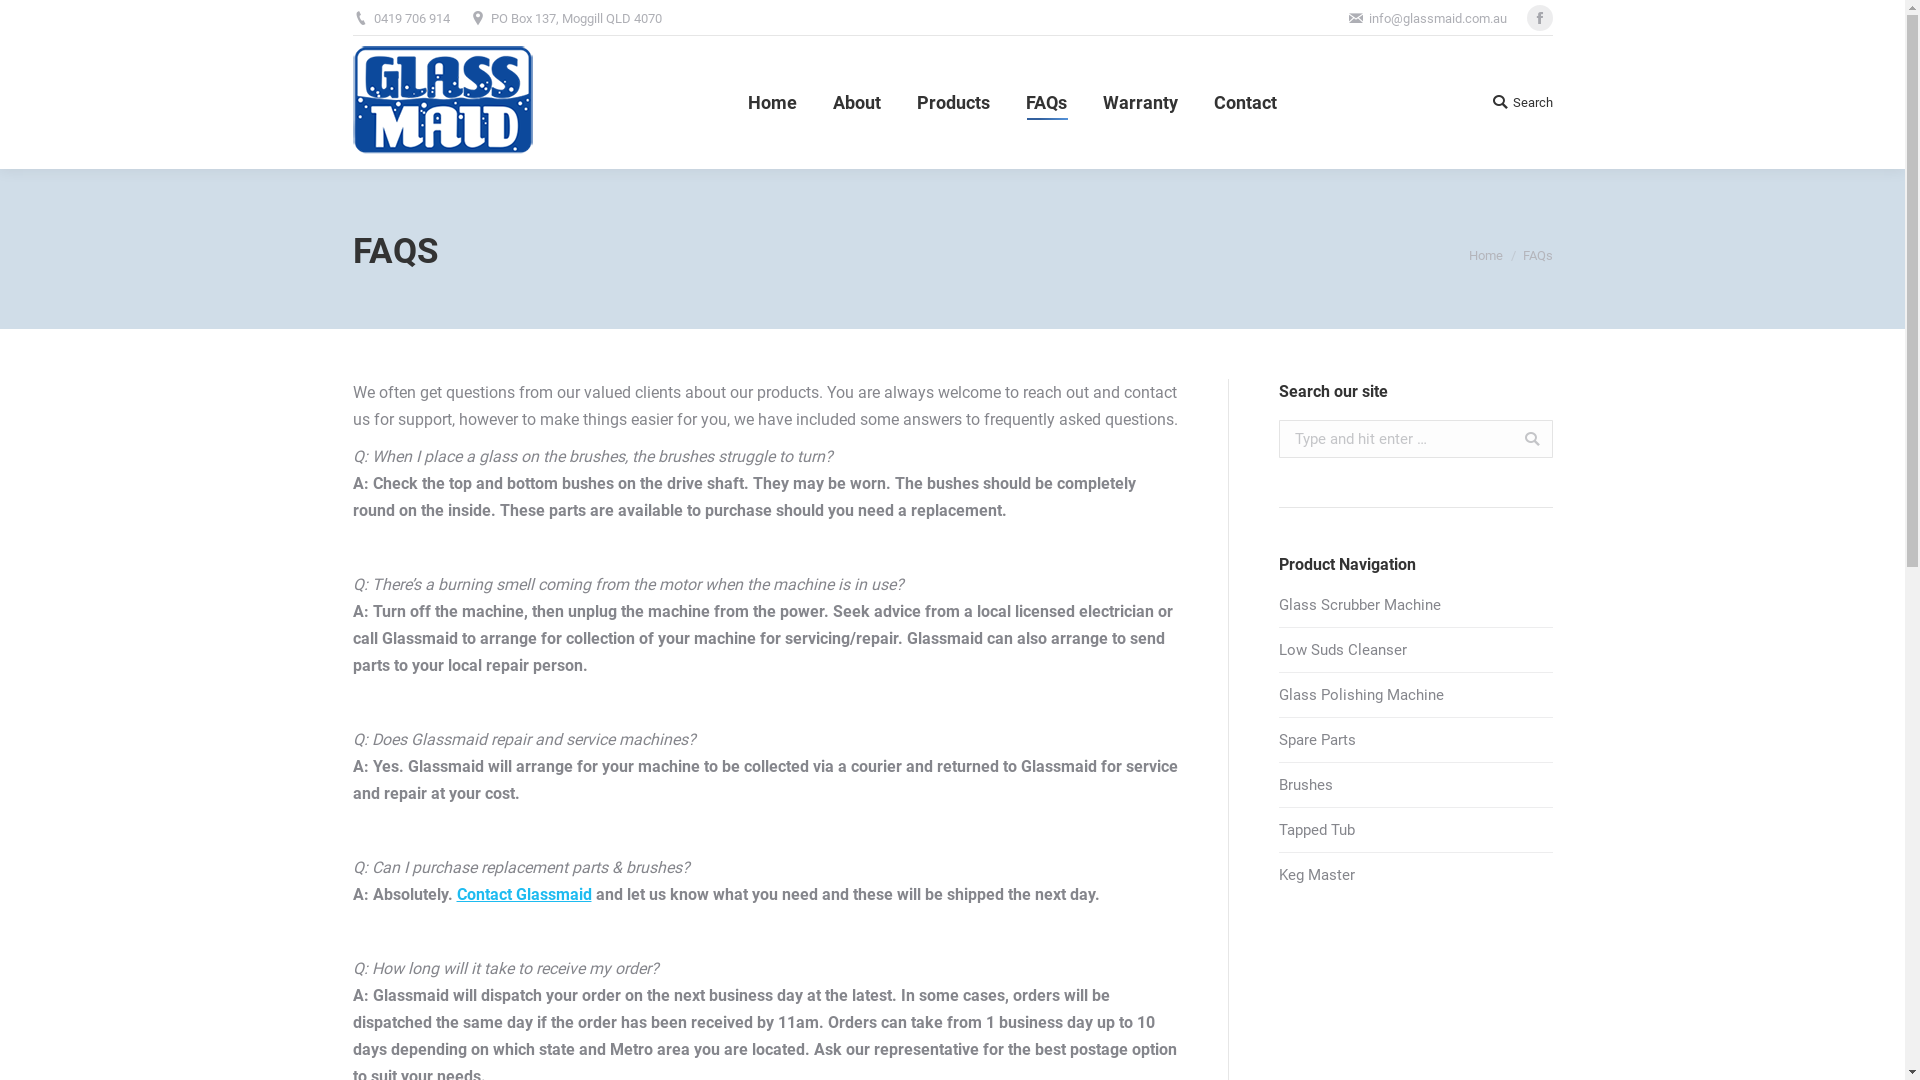  What do you see at coordinates (771, 102) in the screenshot?
I see `'Home'` at bounding box center [771, 102].